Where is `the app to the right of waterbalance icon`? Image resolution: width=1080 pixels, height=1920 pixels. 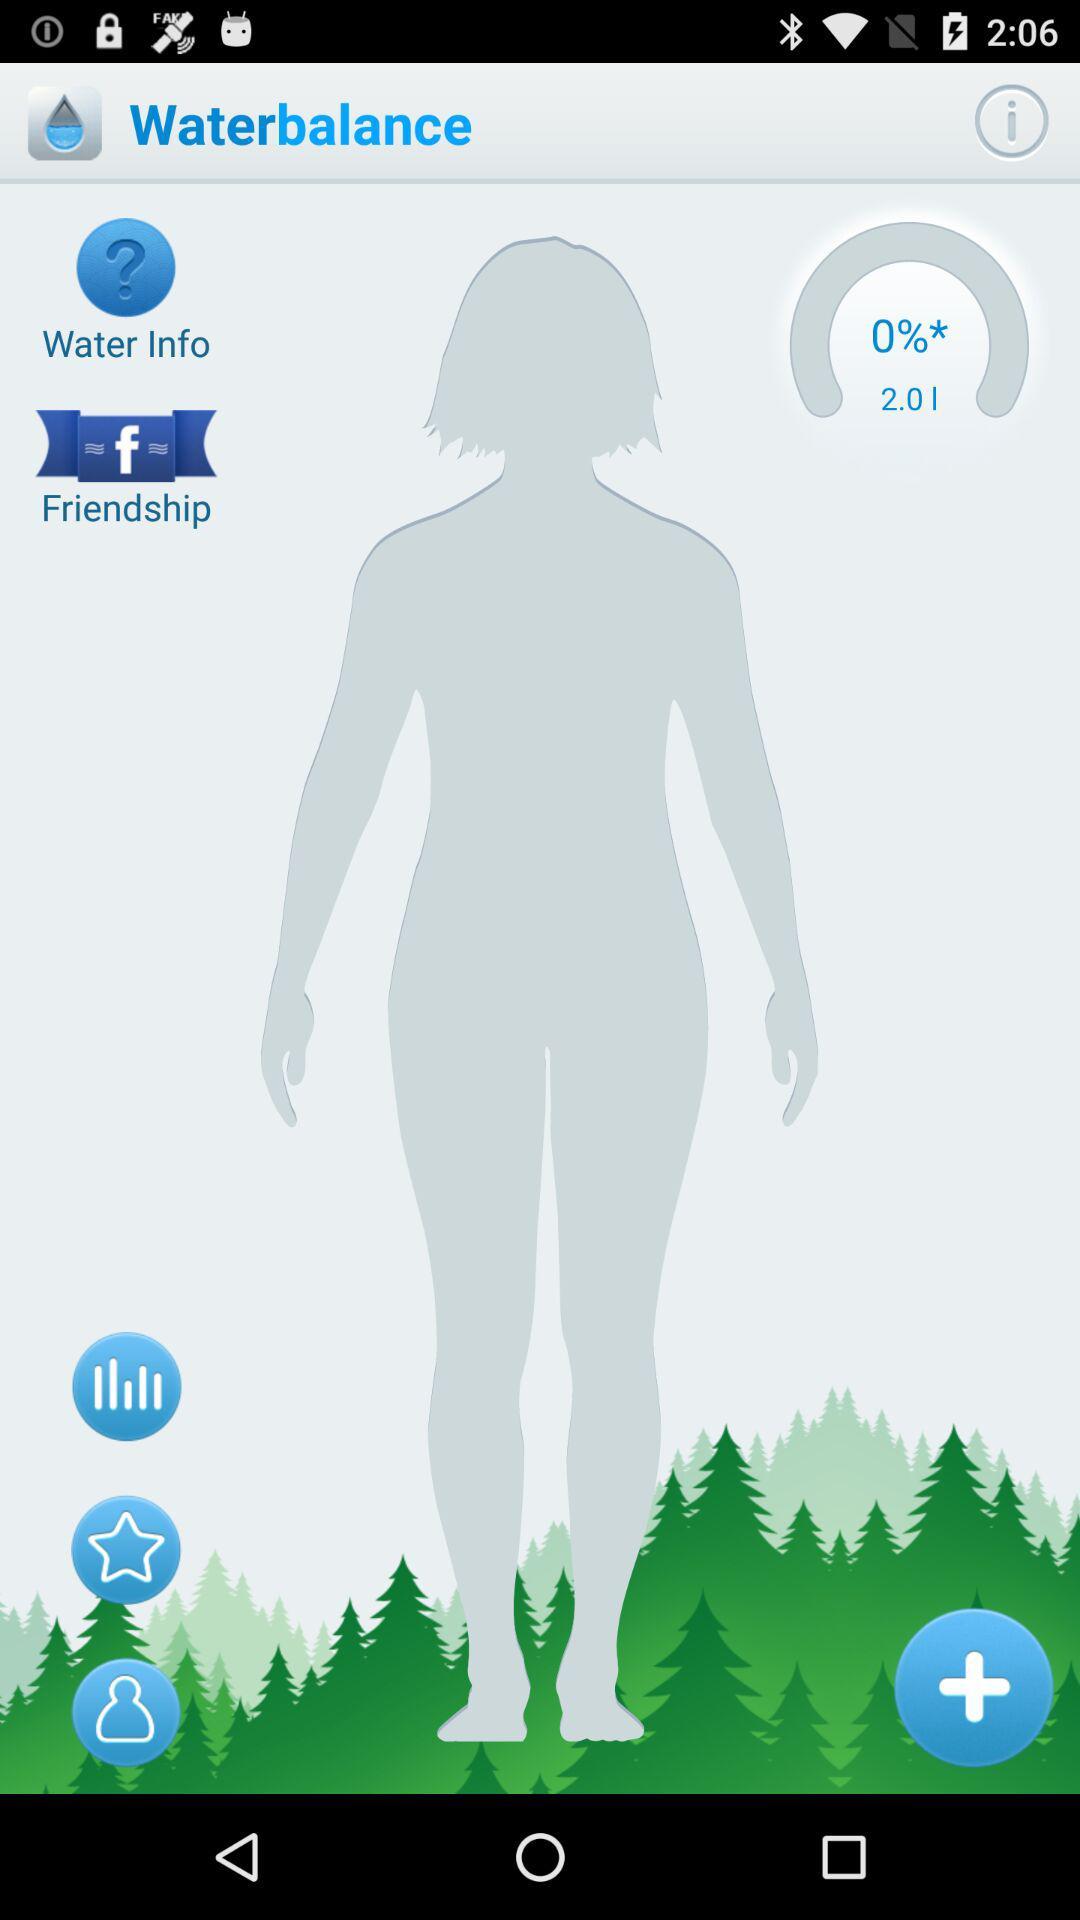
the app to the right of waterbalance icon is located at coordinates (1011, 122).